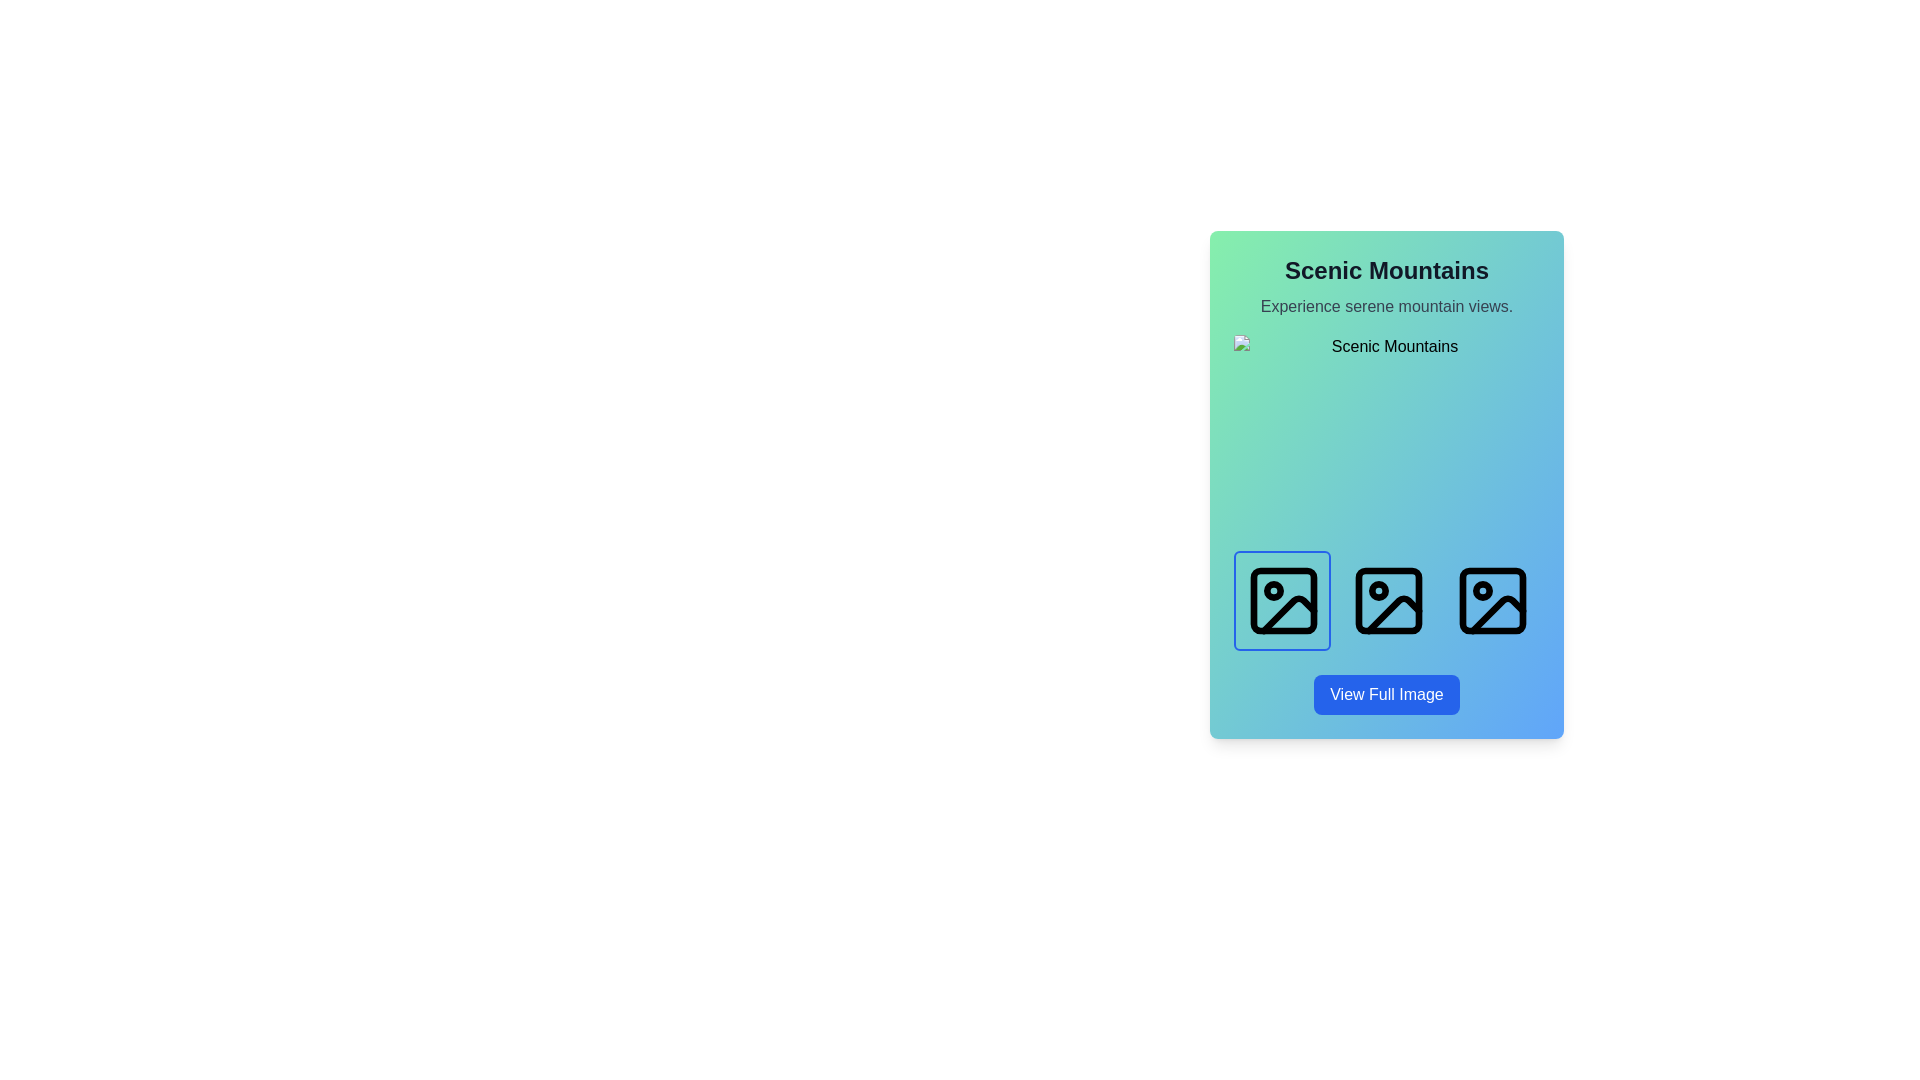 The image size is (1920, 1080). I want to click on the small circular shape (SVG element) located at the center of the second icon in a series of three square image placeholders, so click(1377, 589).